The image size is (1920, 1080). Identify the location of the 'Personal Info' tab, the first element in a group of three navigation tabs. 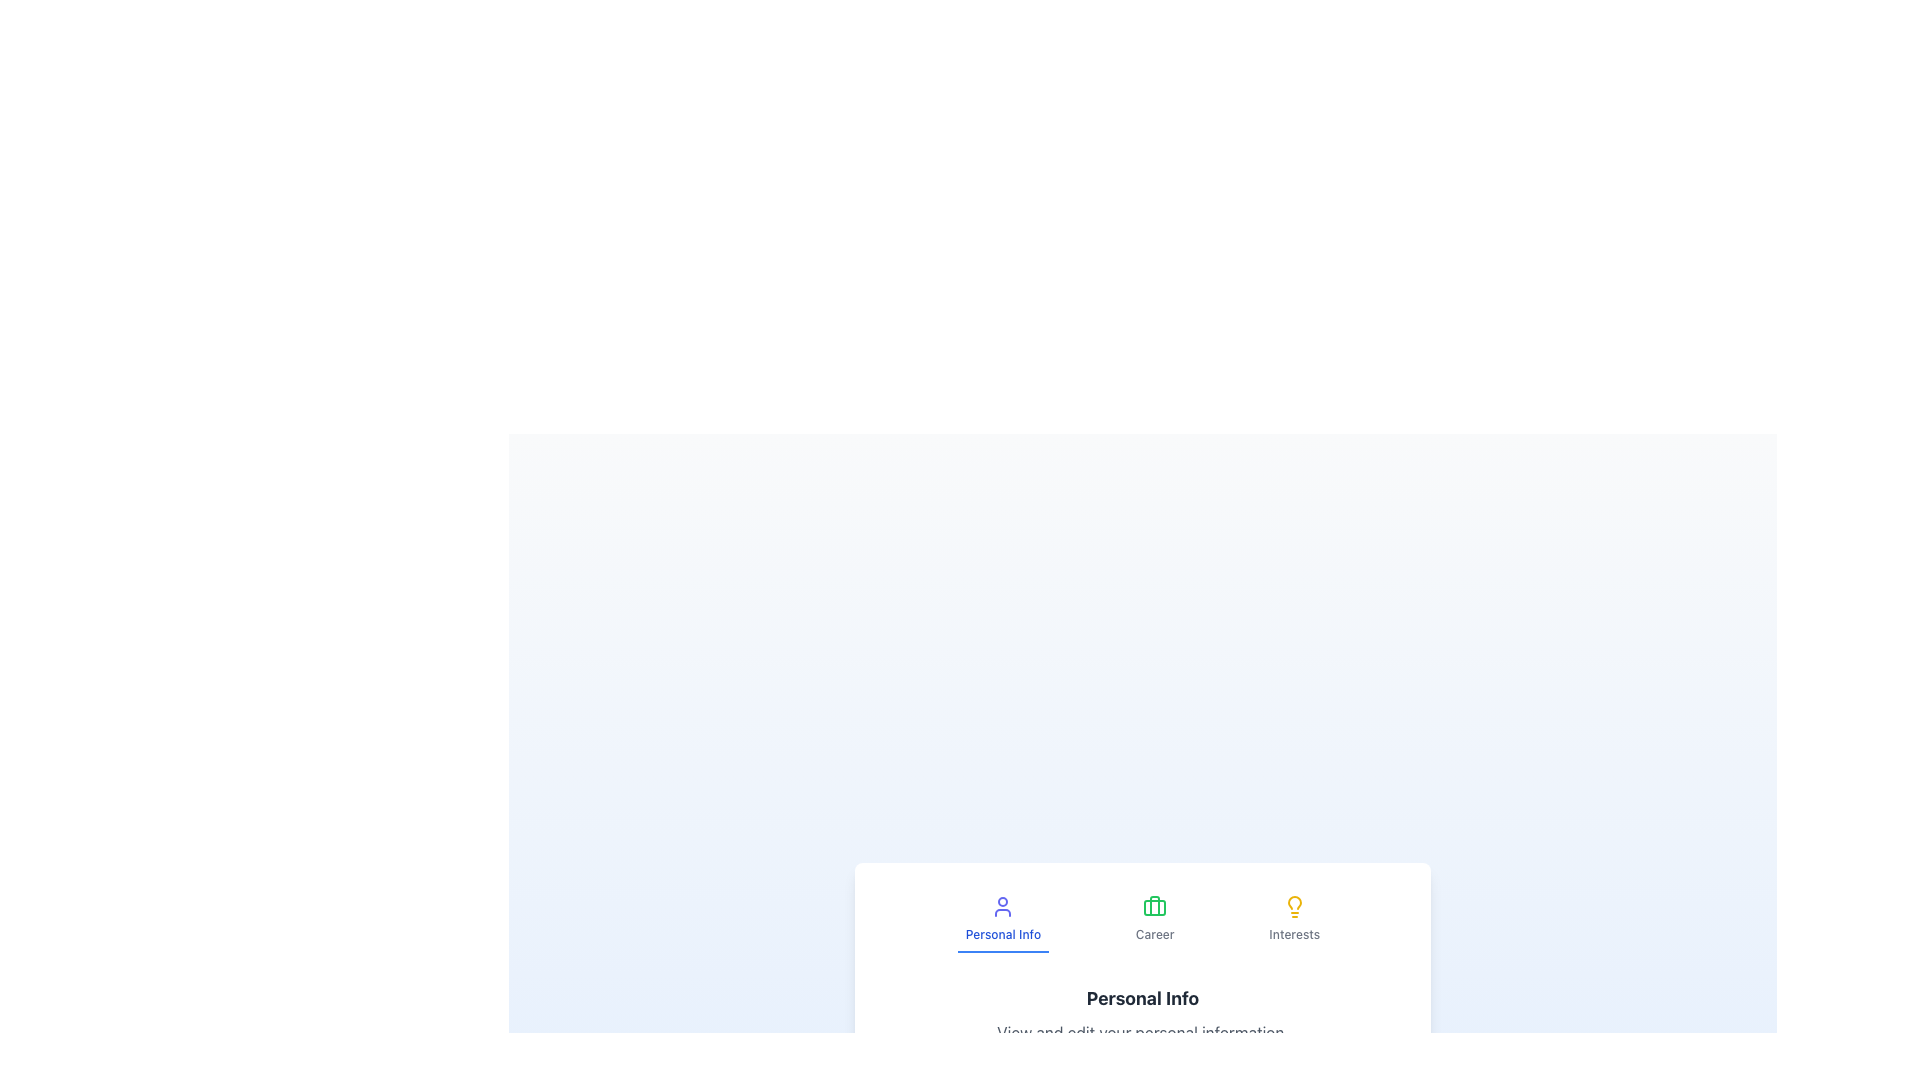
(1003, 920).